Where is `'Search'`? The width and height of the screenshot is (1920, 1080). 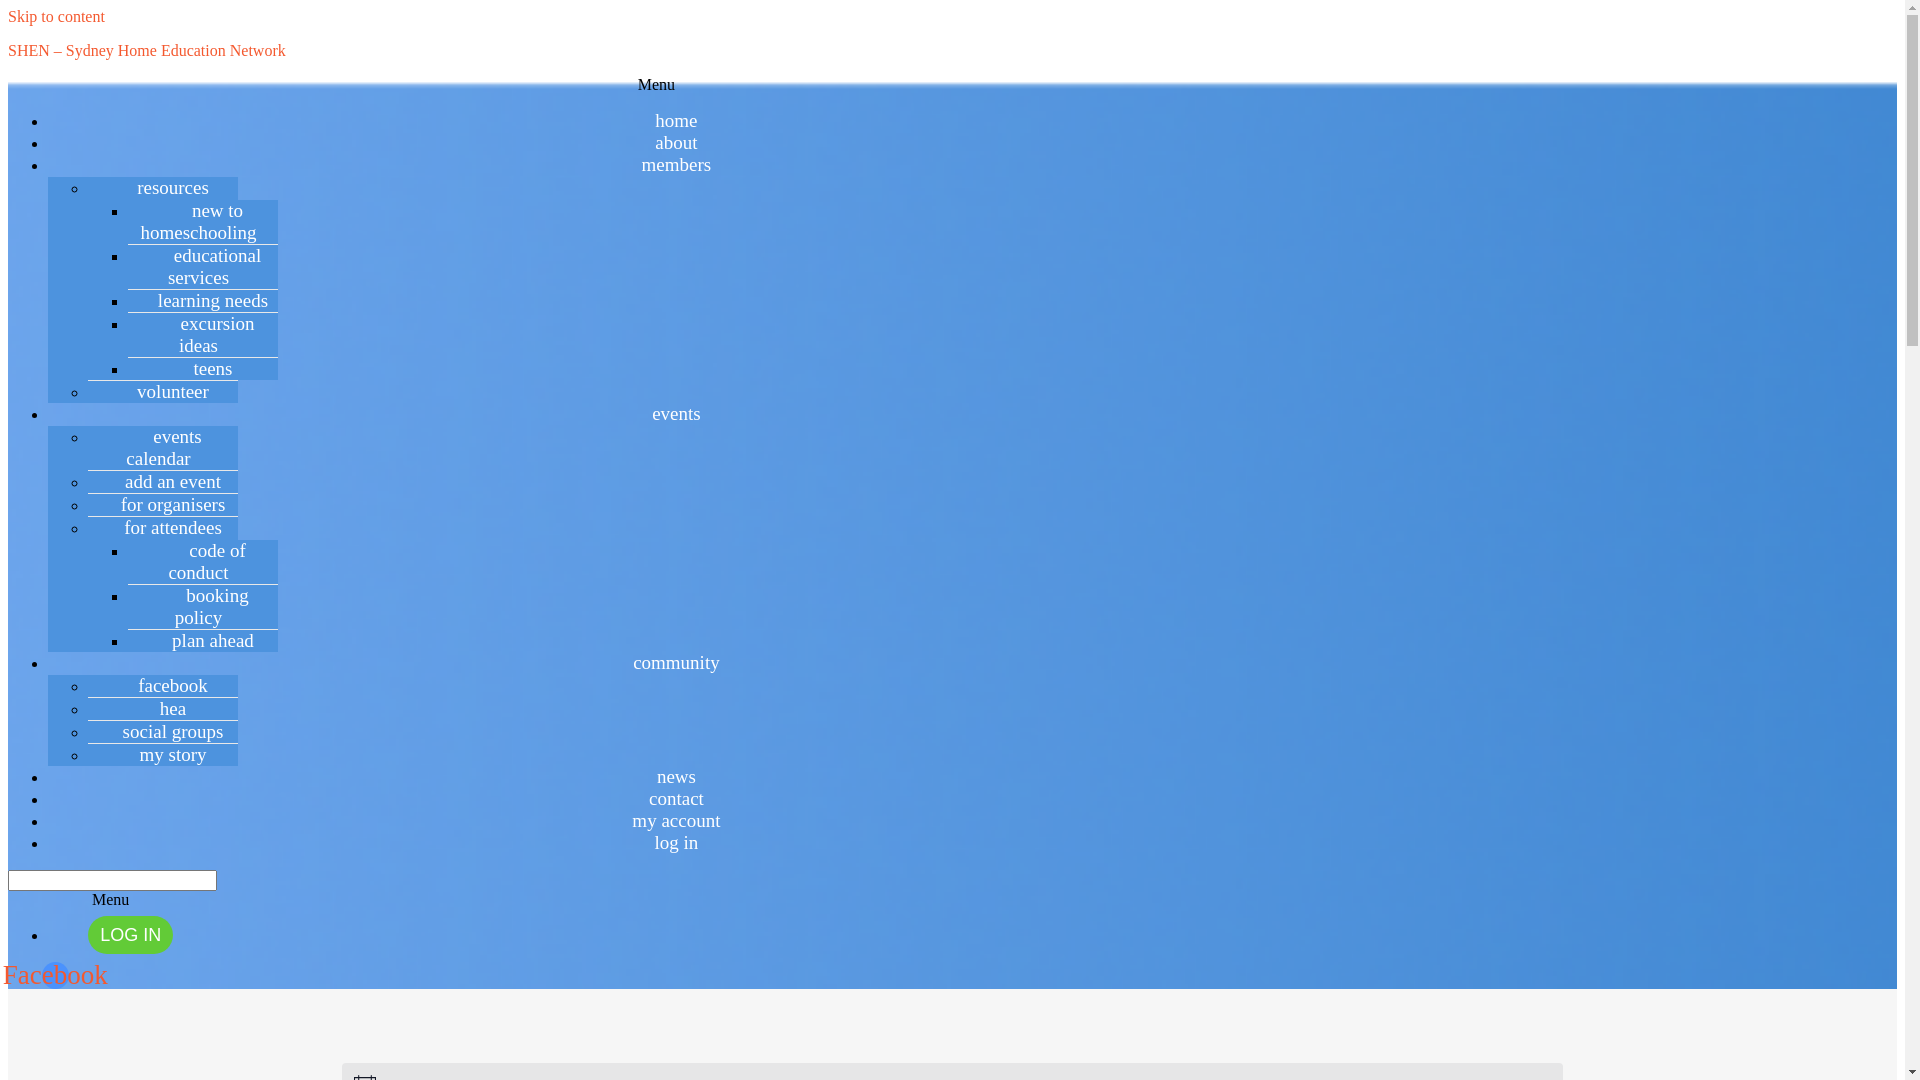
'Search' is located at coordinates (8, 879).